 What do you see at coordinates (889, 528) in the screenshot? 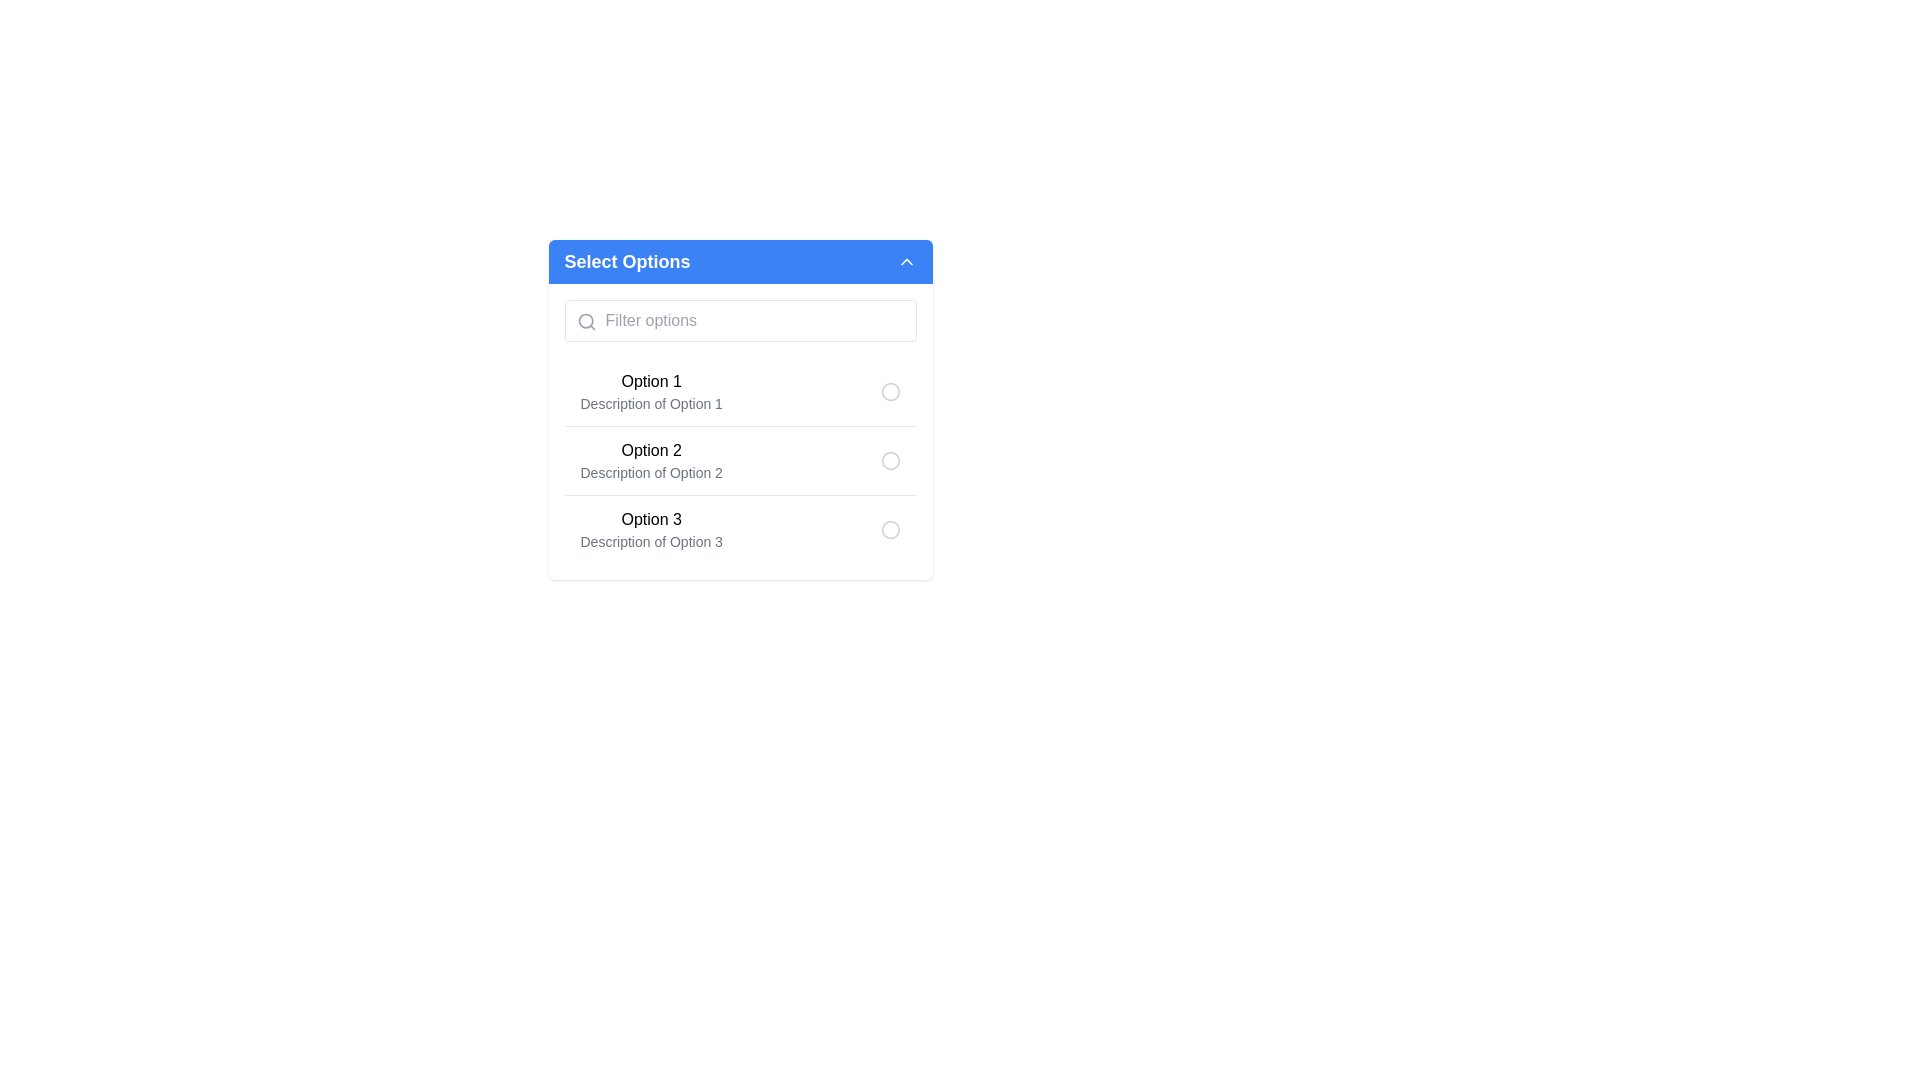
I see `the radio button for 'Option 3' in the 'Select Options' dropdown list` at bounding box center [889, 528].